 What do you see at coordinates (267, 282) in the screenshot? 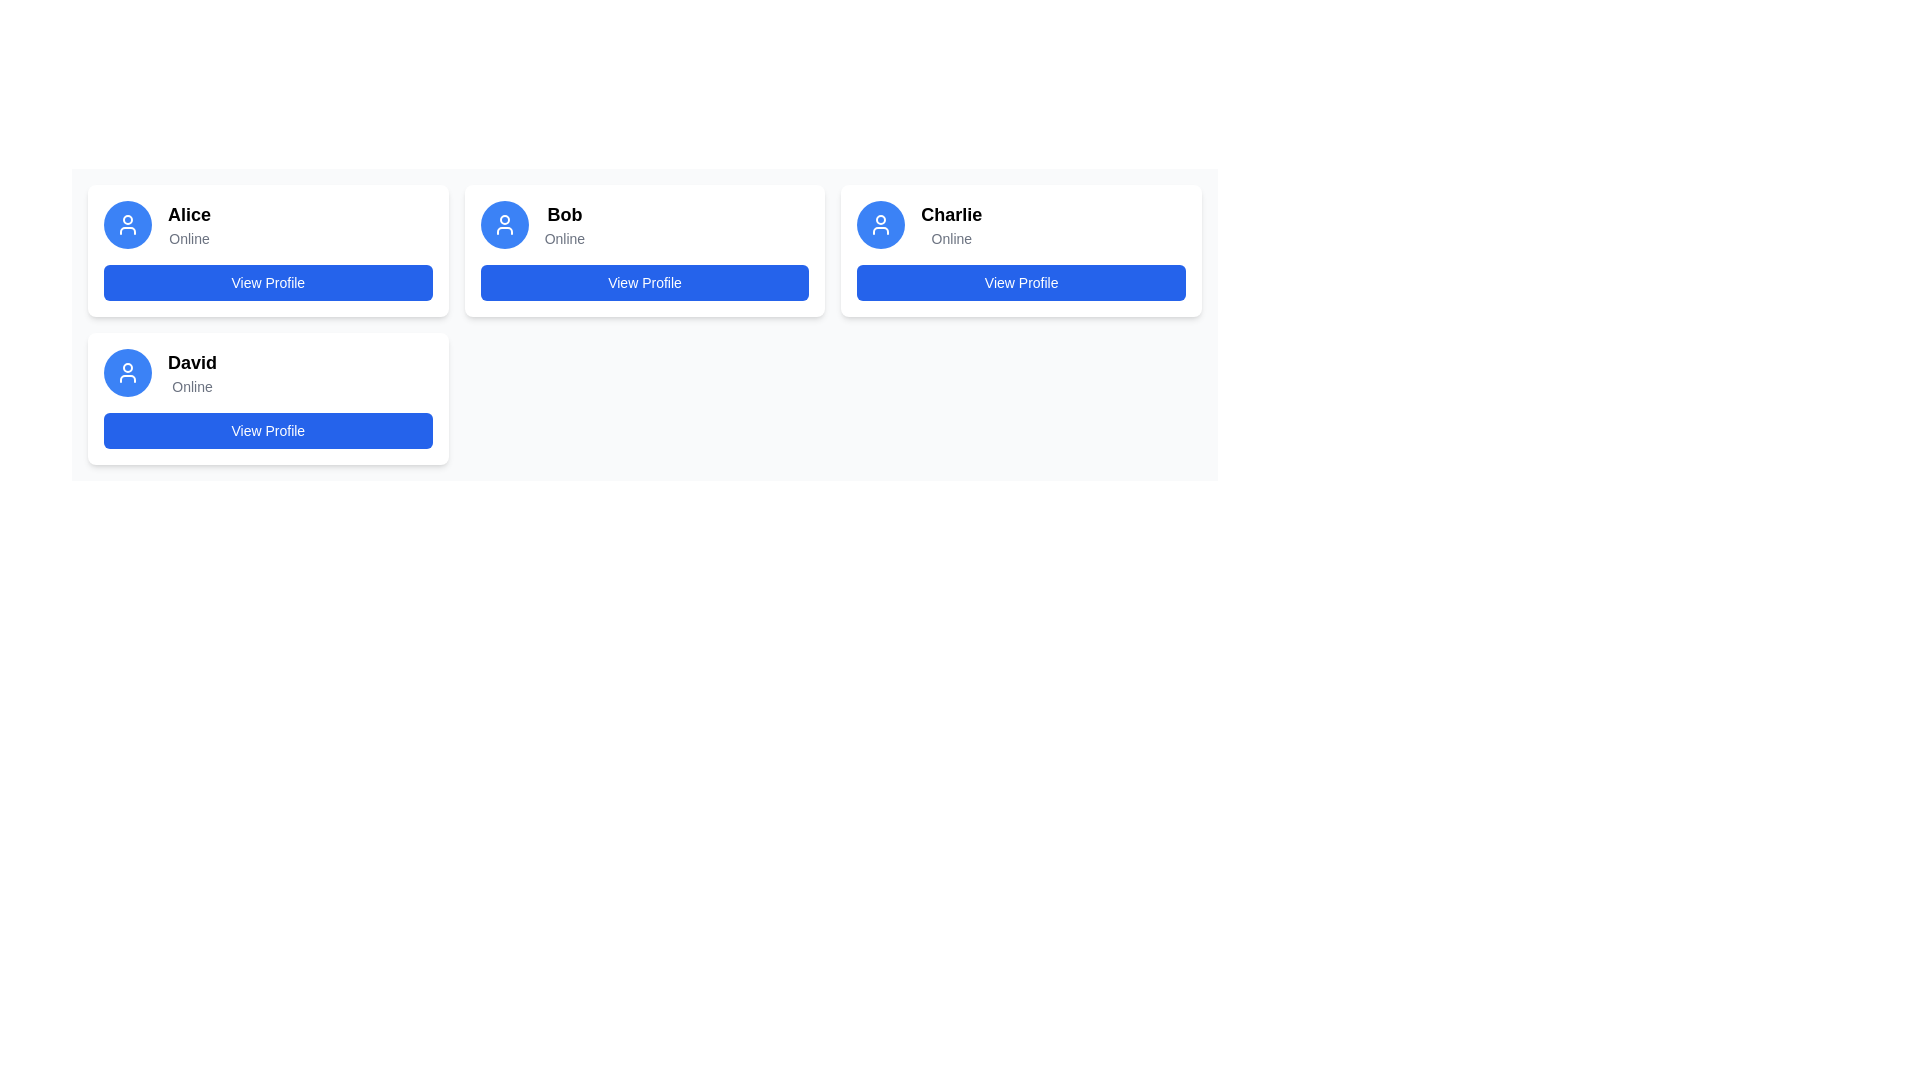
I see `the button that navigates to Alice's profile page, located at the bottom of her profile card` at bounding box center [267, 282].